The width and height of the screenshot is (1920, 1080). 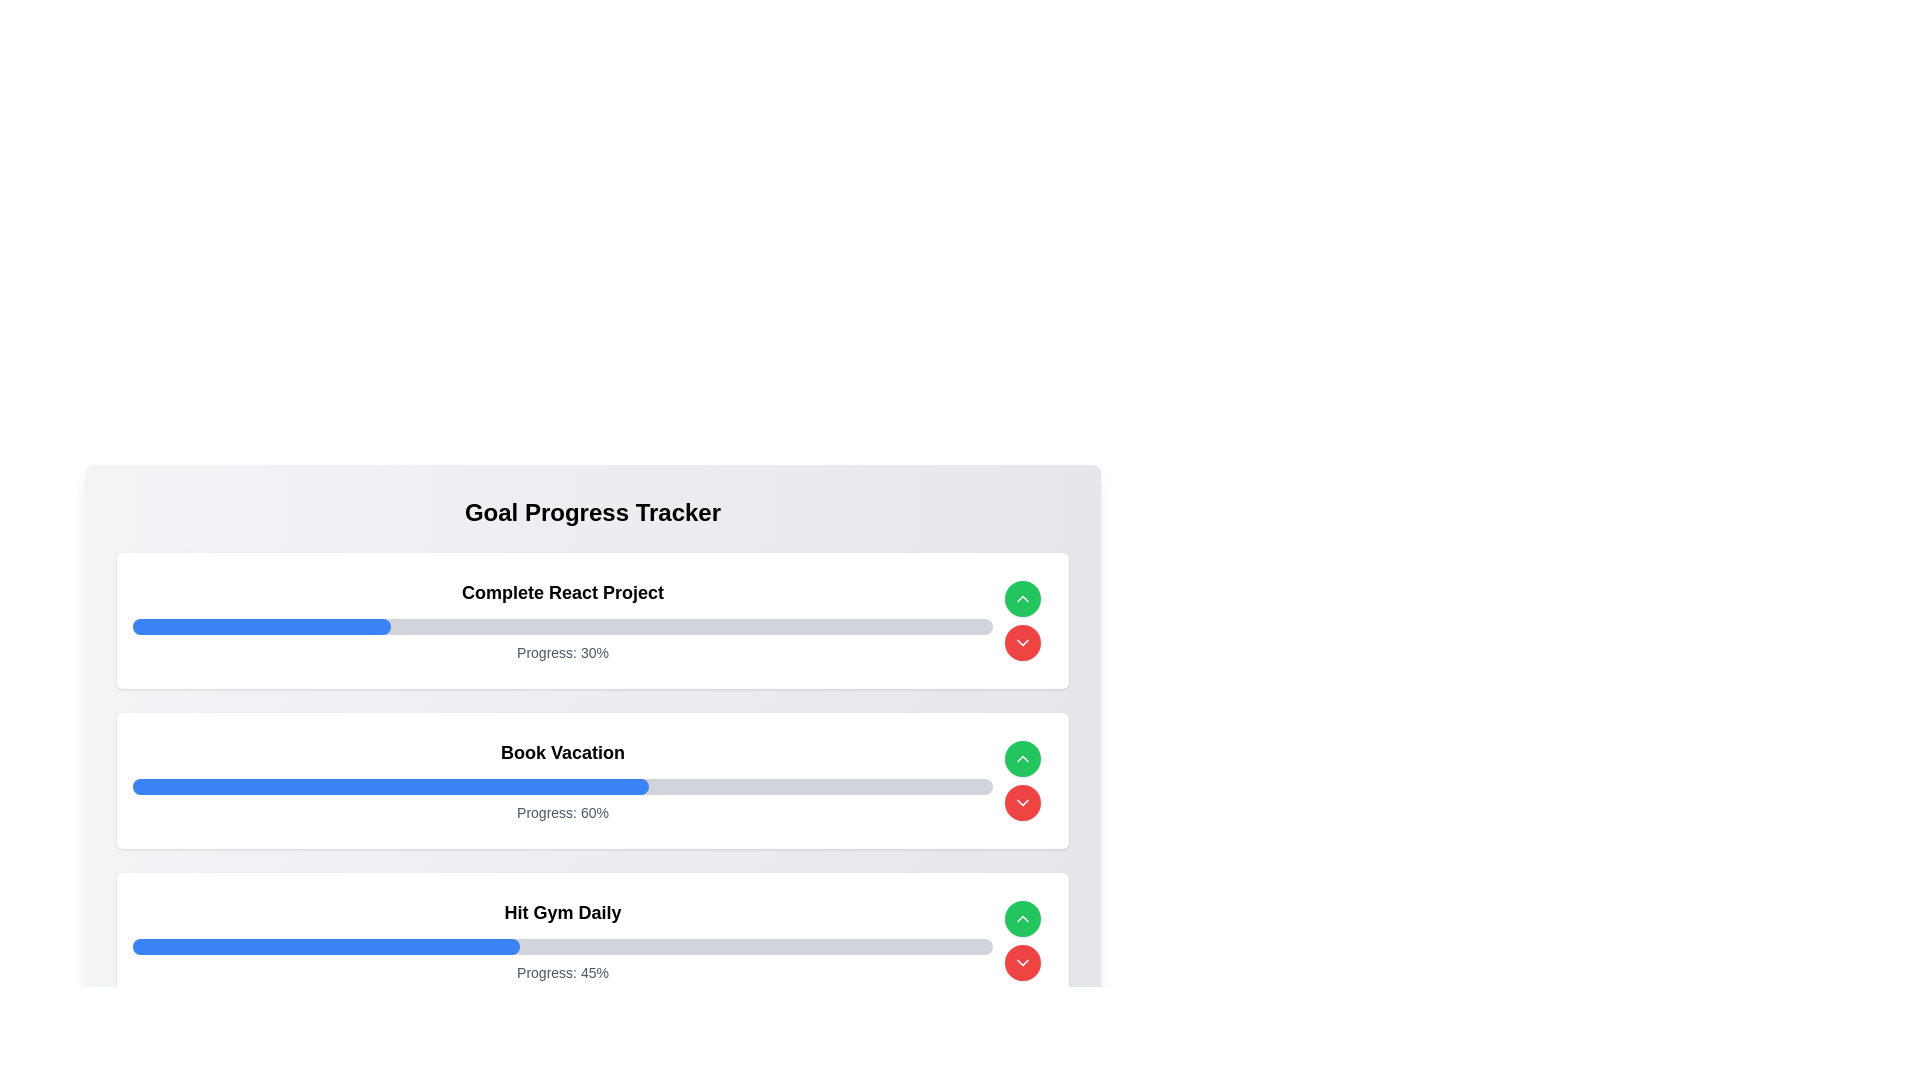 What do you see at coordinates (561, 592) in the screenshot?
I see `text element displaying 'Complete React Project', which is styled in bold and larger font, positioned above the progress bar in the task list` at bounding box center [561, 592].